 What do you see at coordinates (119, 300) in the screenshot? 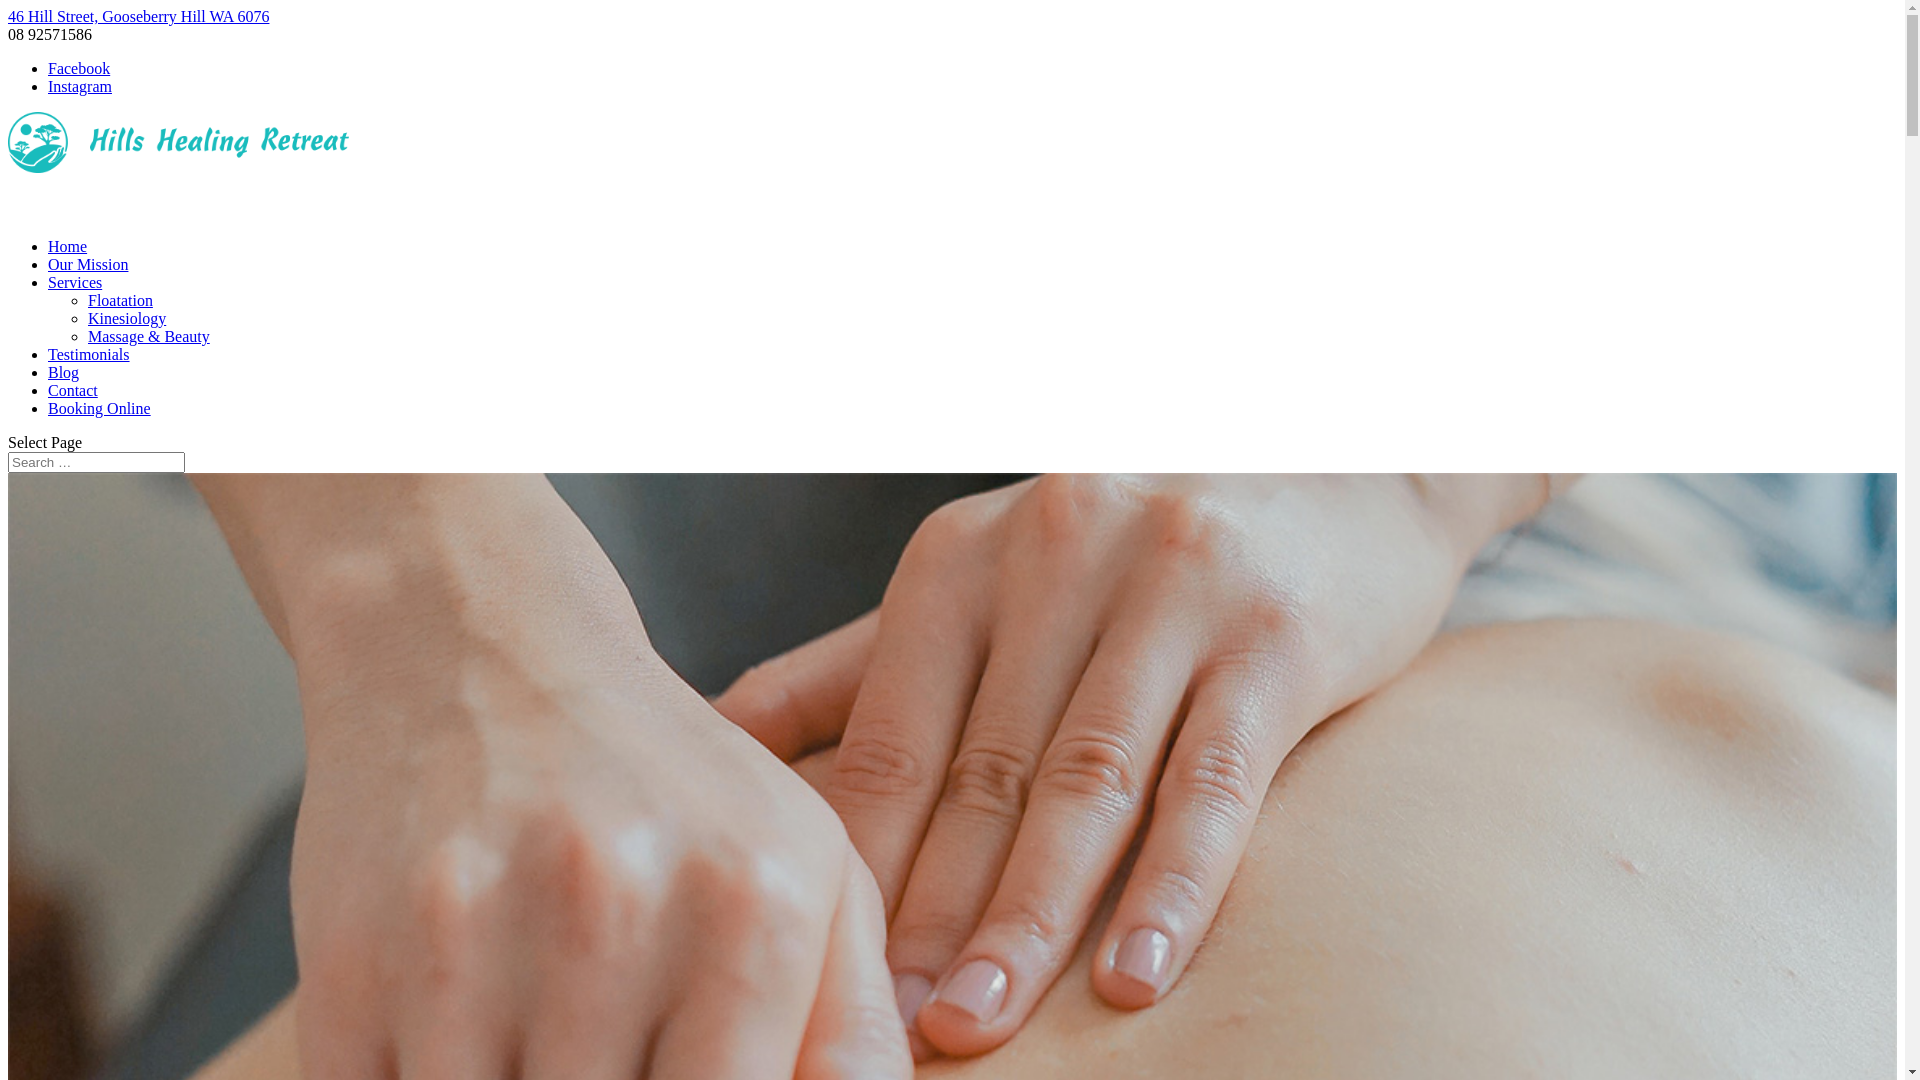
I see `'Floatation'` at bounding box center [119, 300].